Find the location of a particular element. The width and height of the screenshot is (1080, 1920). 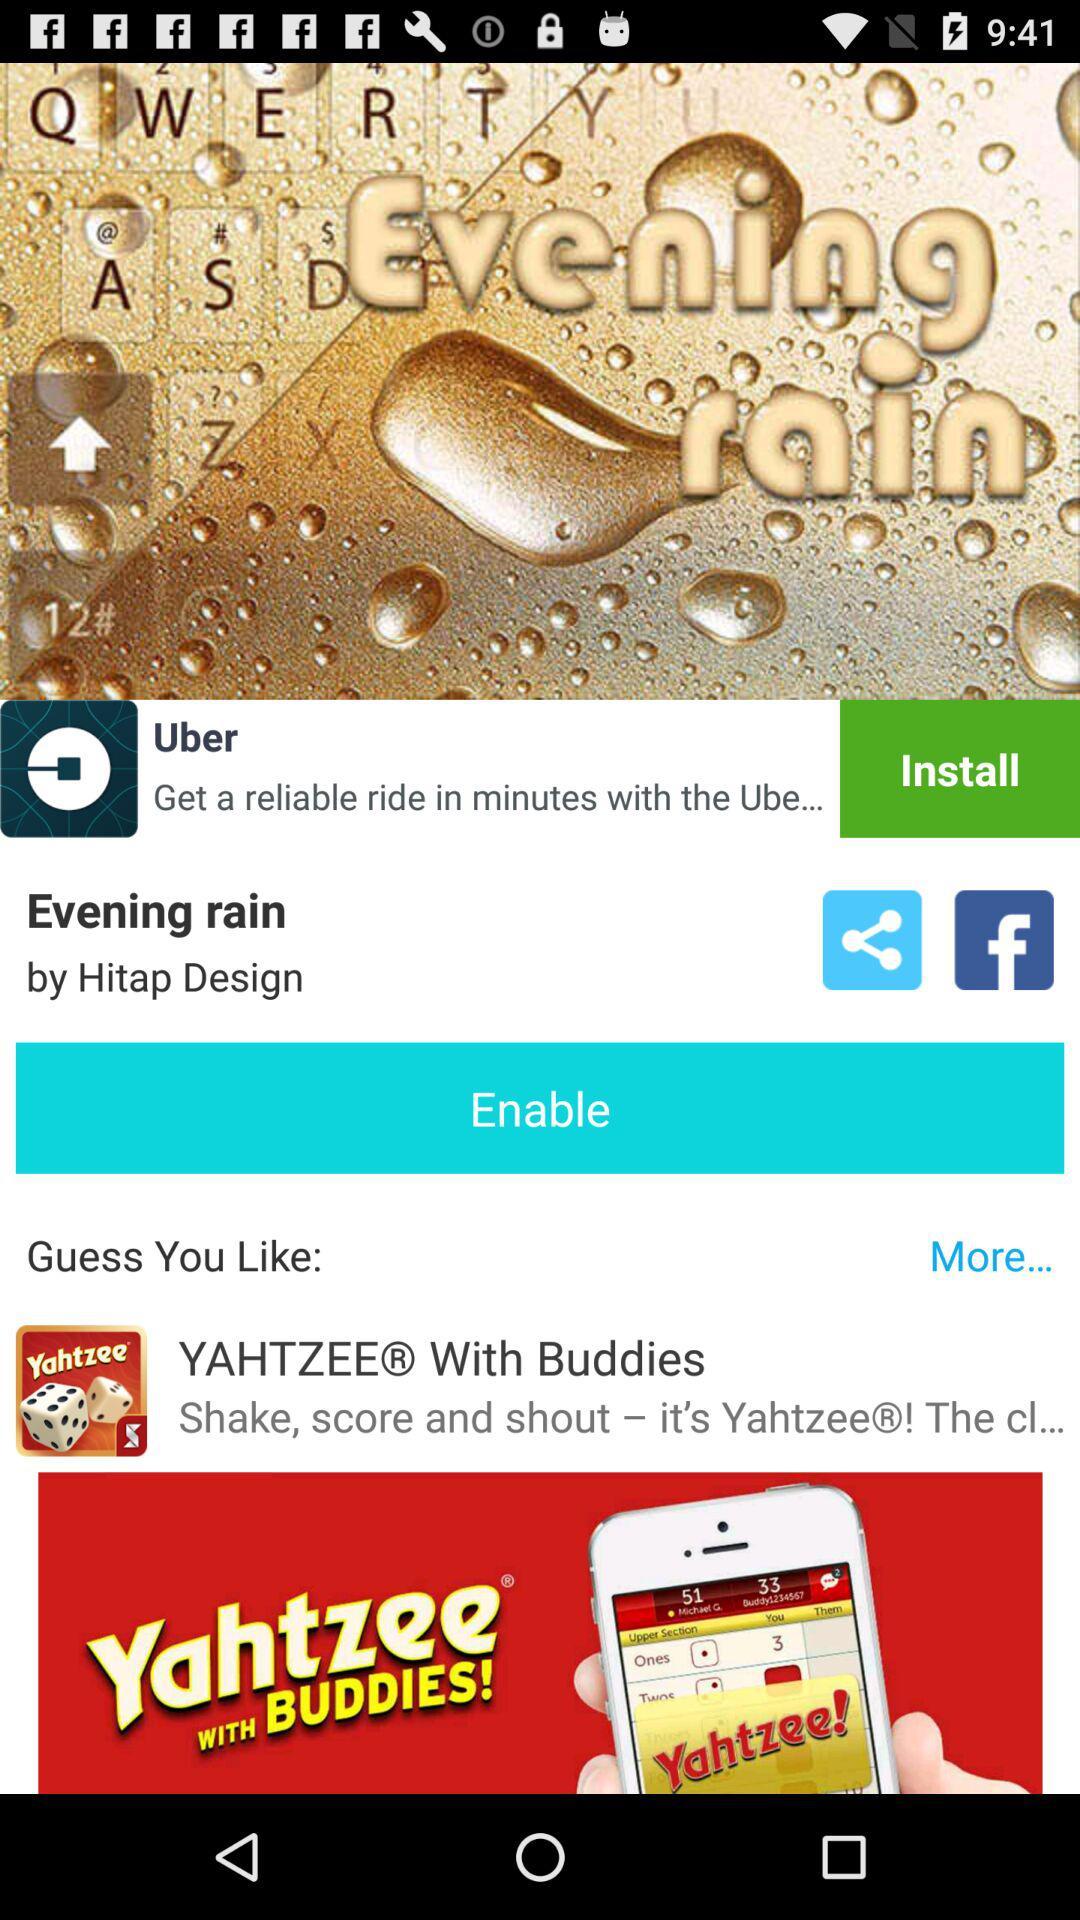

icon above guess you like: item is located at coordinates (540, 1107).